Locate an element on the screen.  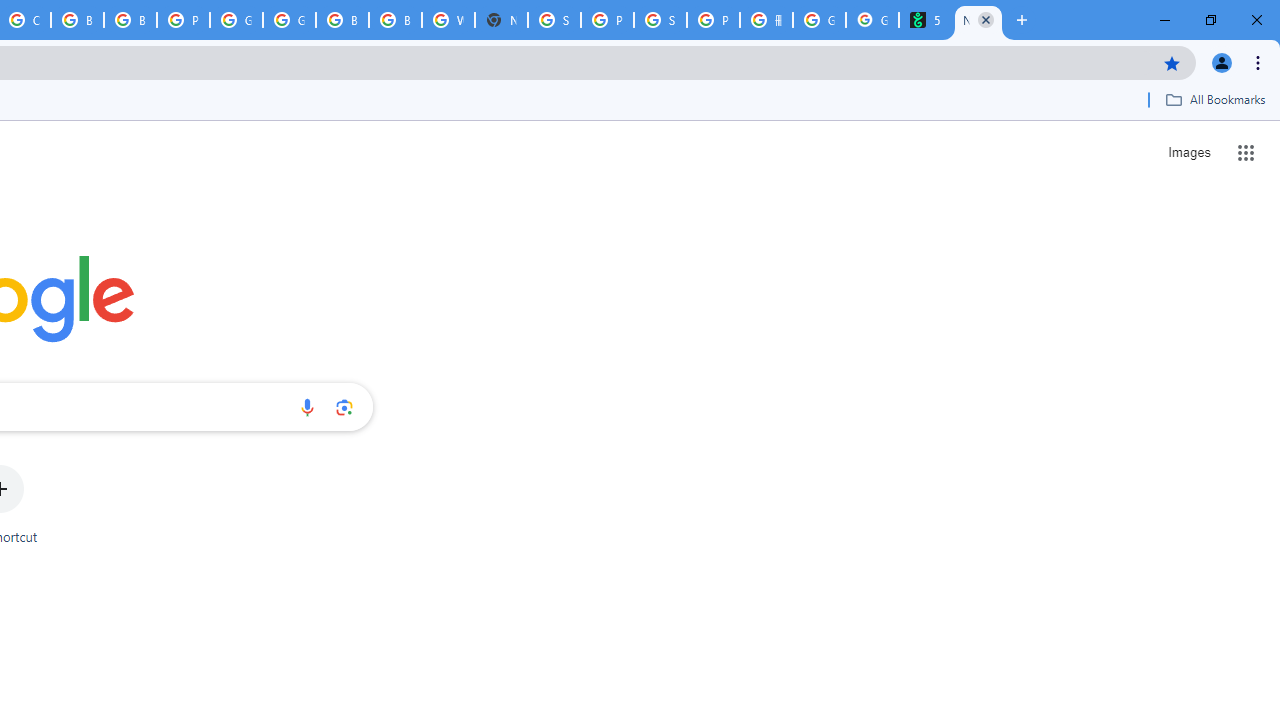
'Search for Images ' is located at coordinates (1189, 152).